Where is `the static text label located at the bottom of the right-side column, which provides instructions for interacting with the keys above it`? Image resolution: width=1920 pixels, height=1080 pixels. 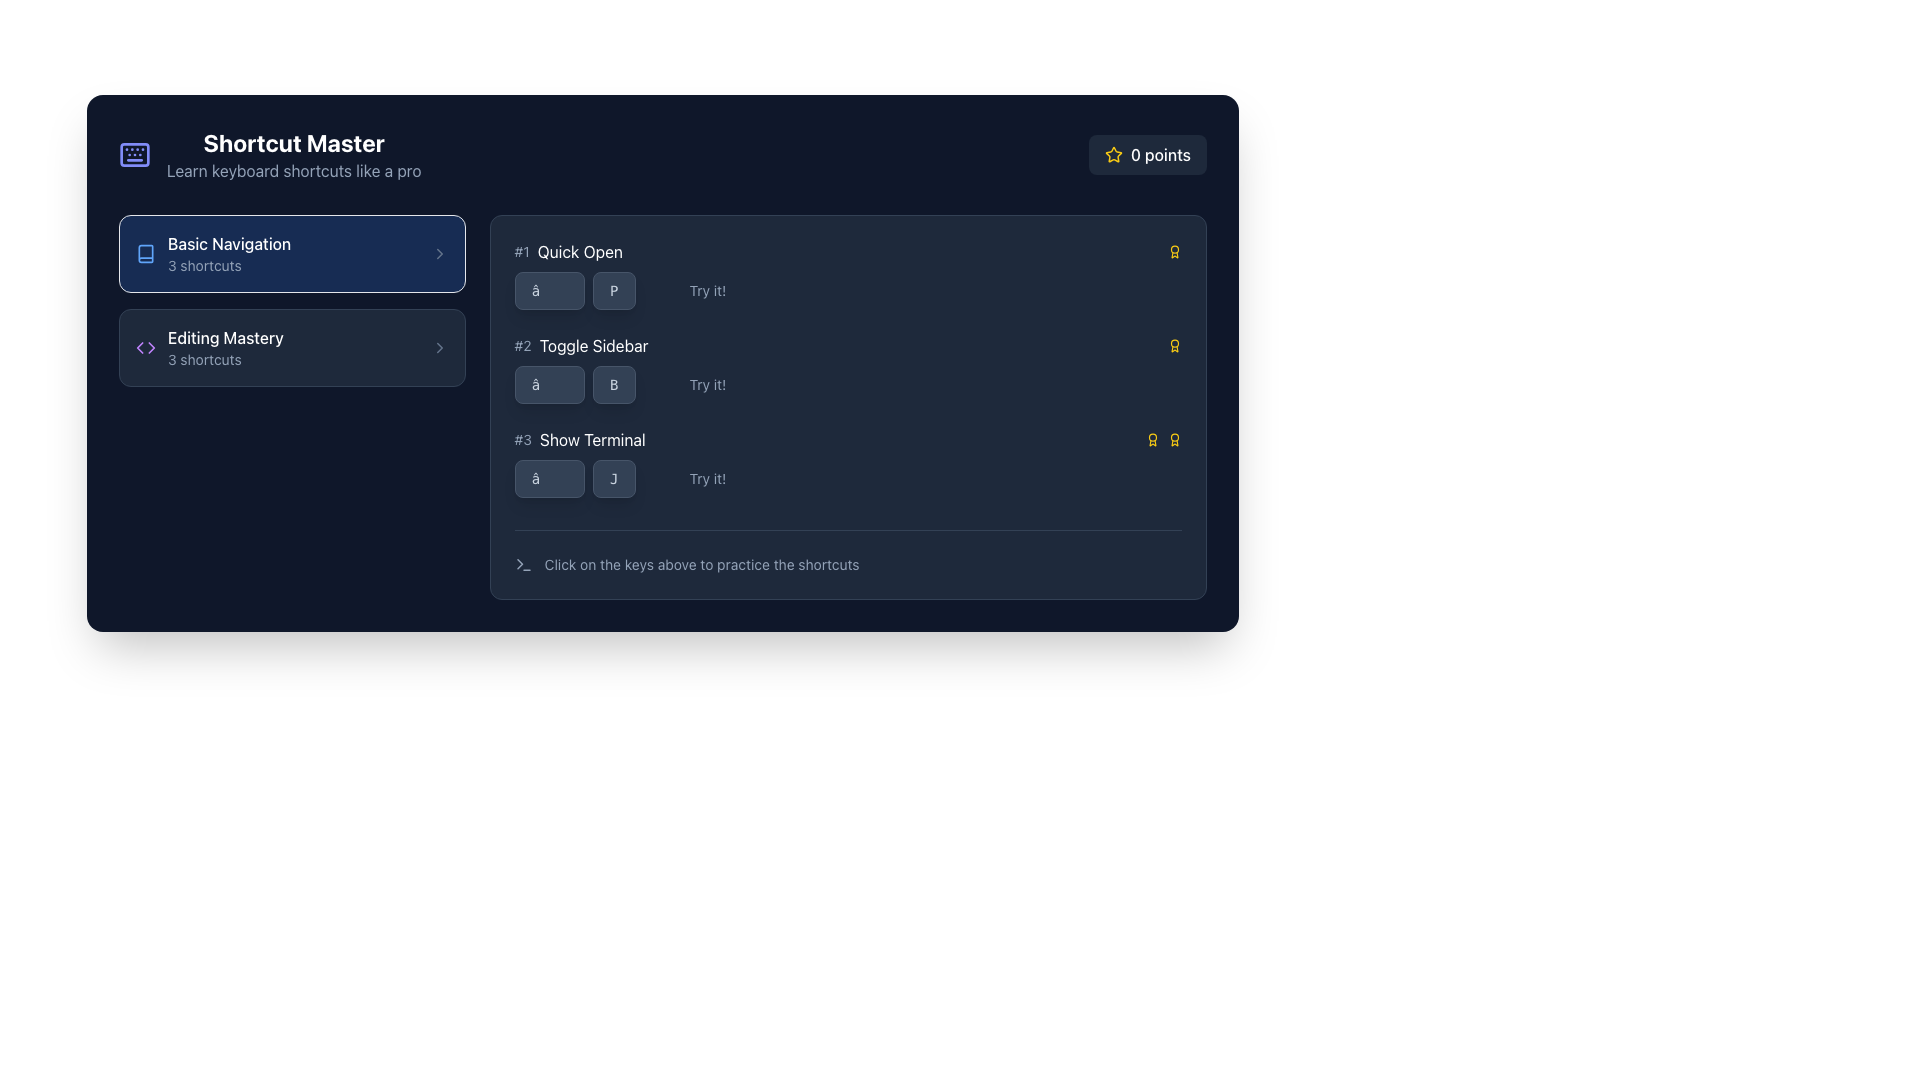
the static text label located at the bottom of the right-side column, which provides instructions for interacting with the keys above it is located at coordinates (702, 564).